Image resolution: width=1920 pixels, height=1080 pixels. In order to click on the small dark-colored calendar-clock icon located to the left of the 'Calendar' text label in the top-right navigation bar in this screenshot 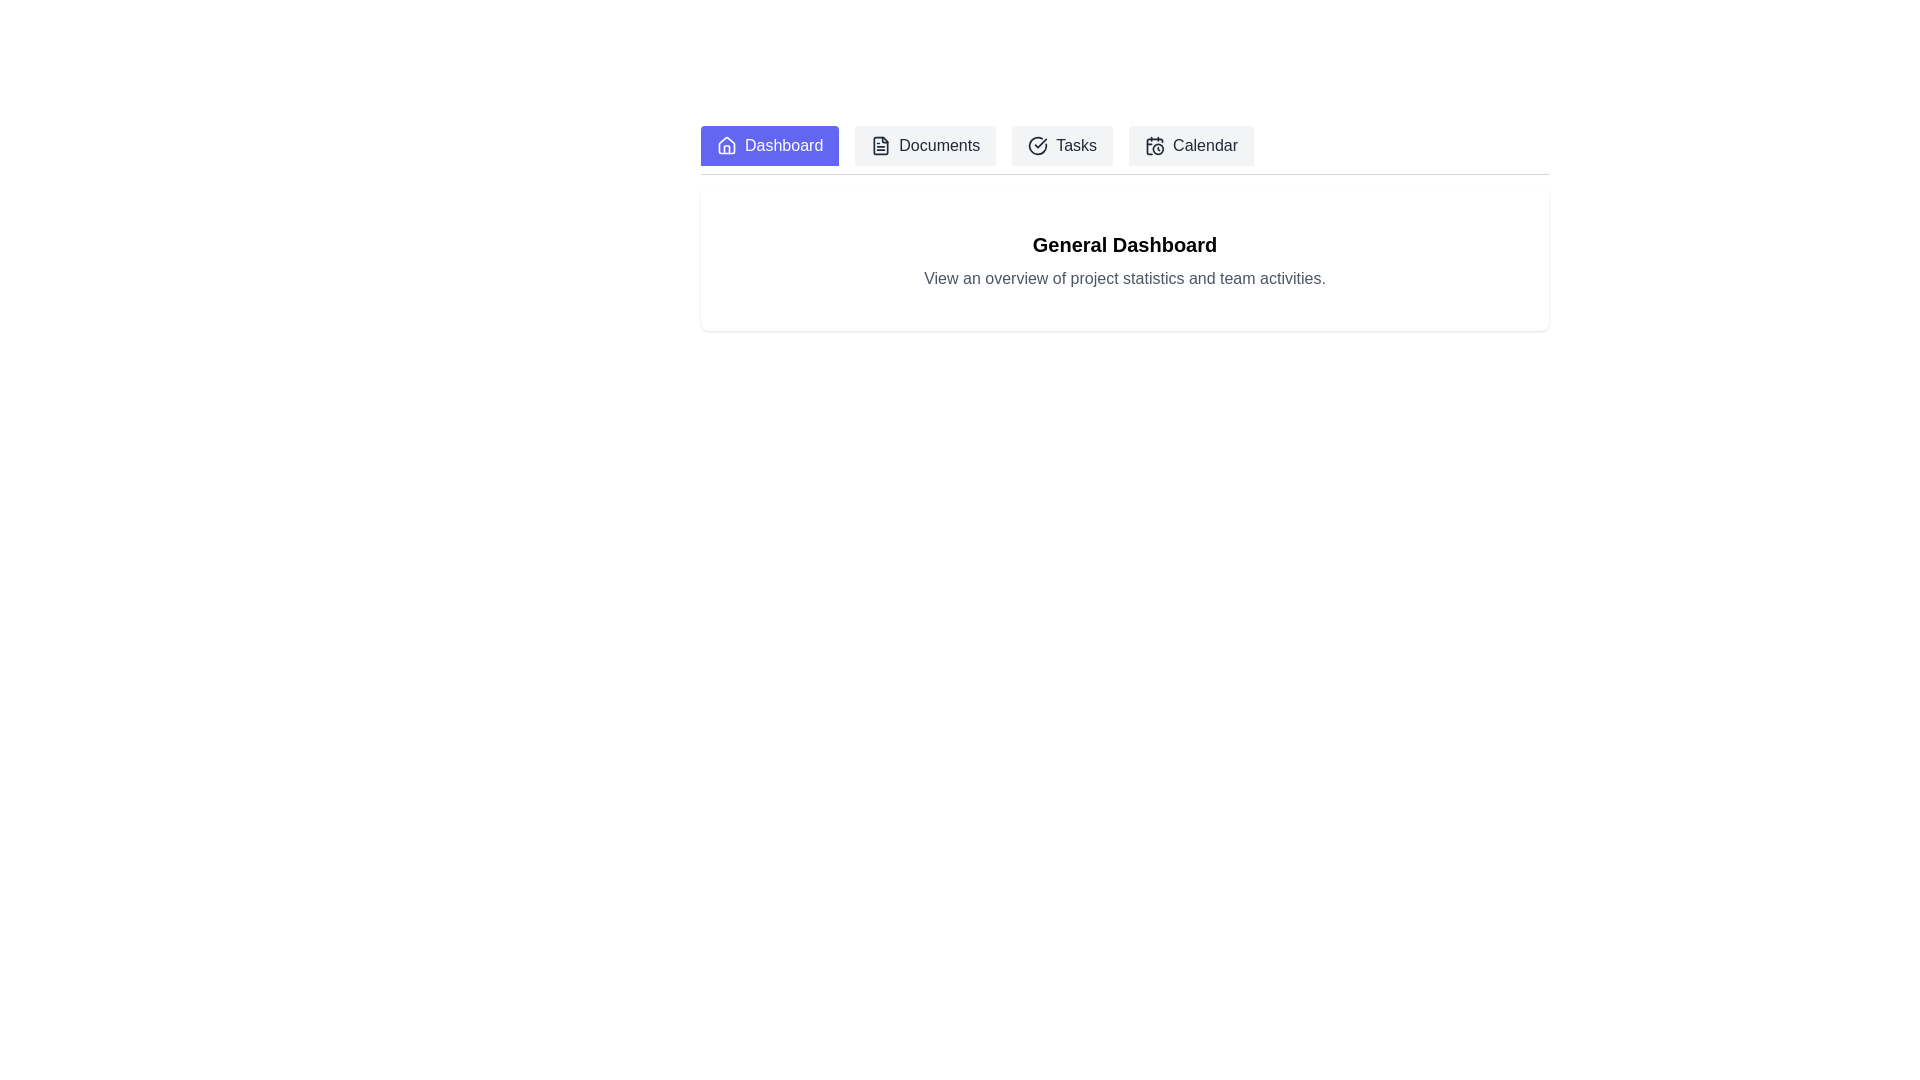, I will do `click(1155, 145)`.